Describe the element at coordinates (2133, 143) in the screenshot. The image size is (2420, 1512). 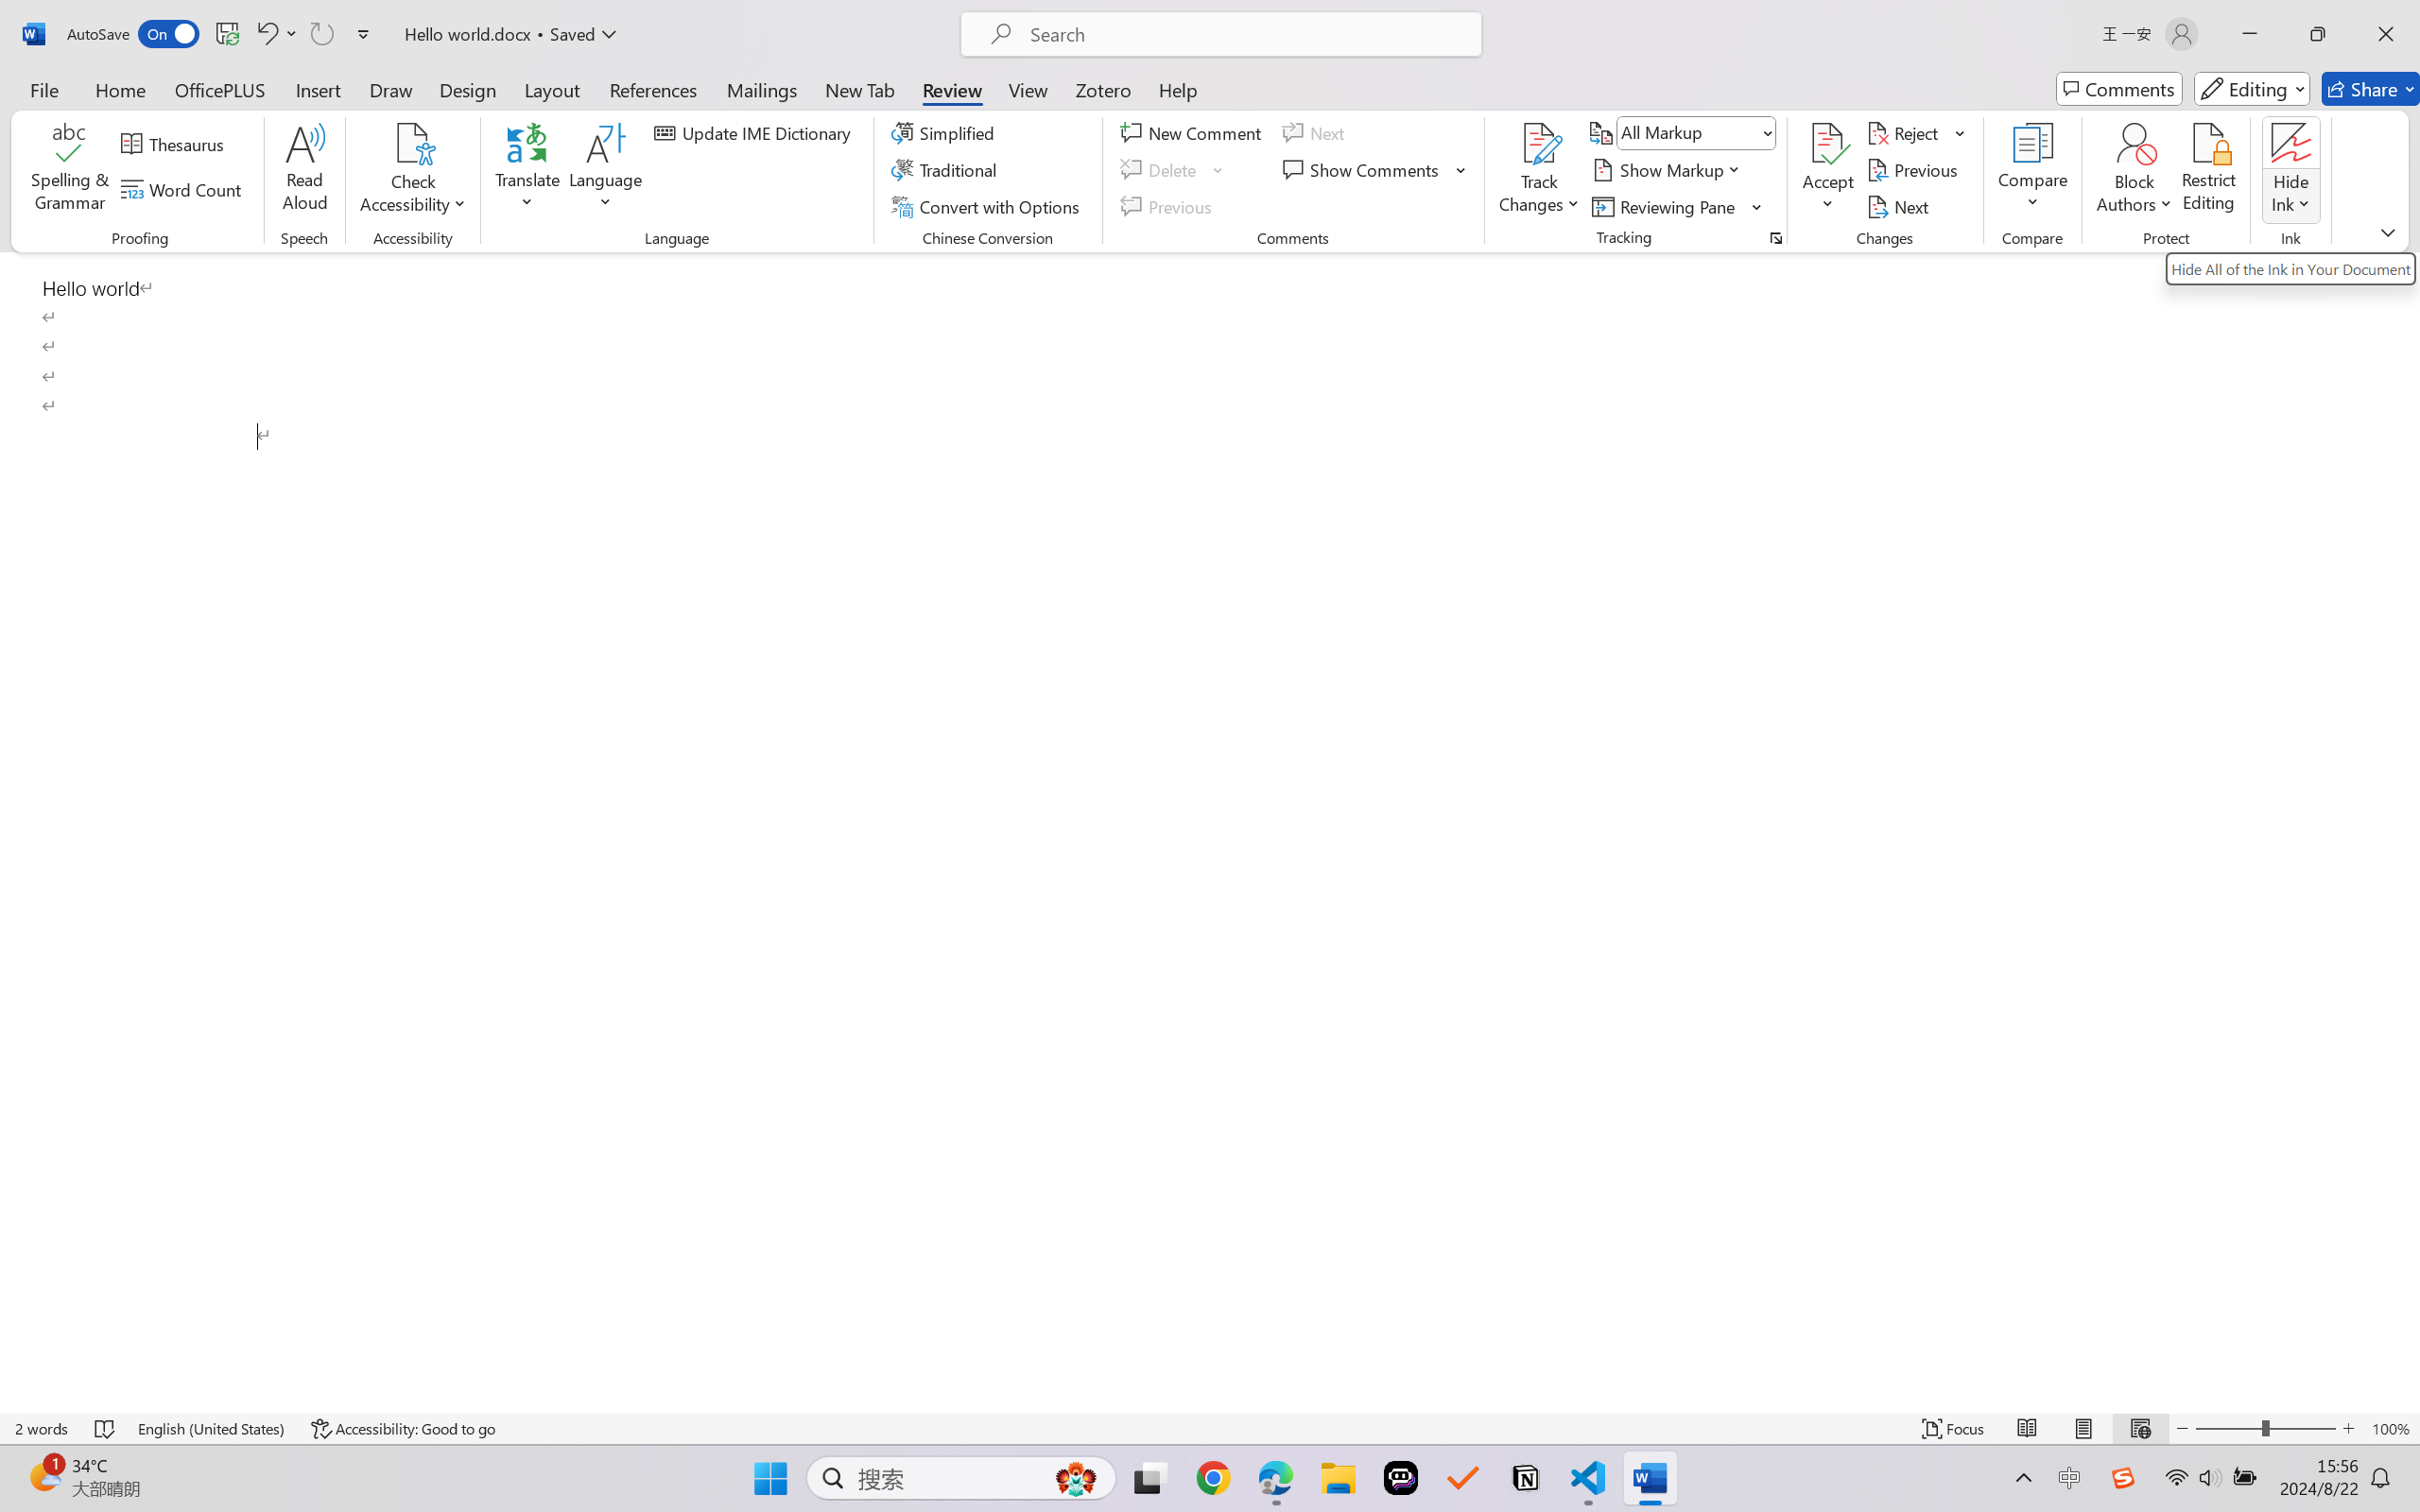
I see `'Block Authors'` at that location.